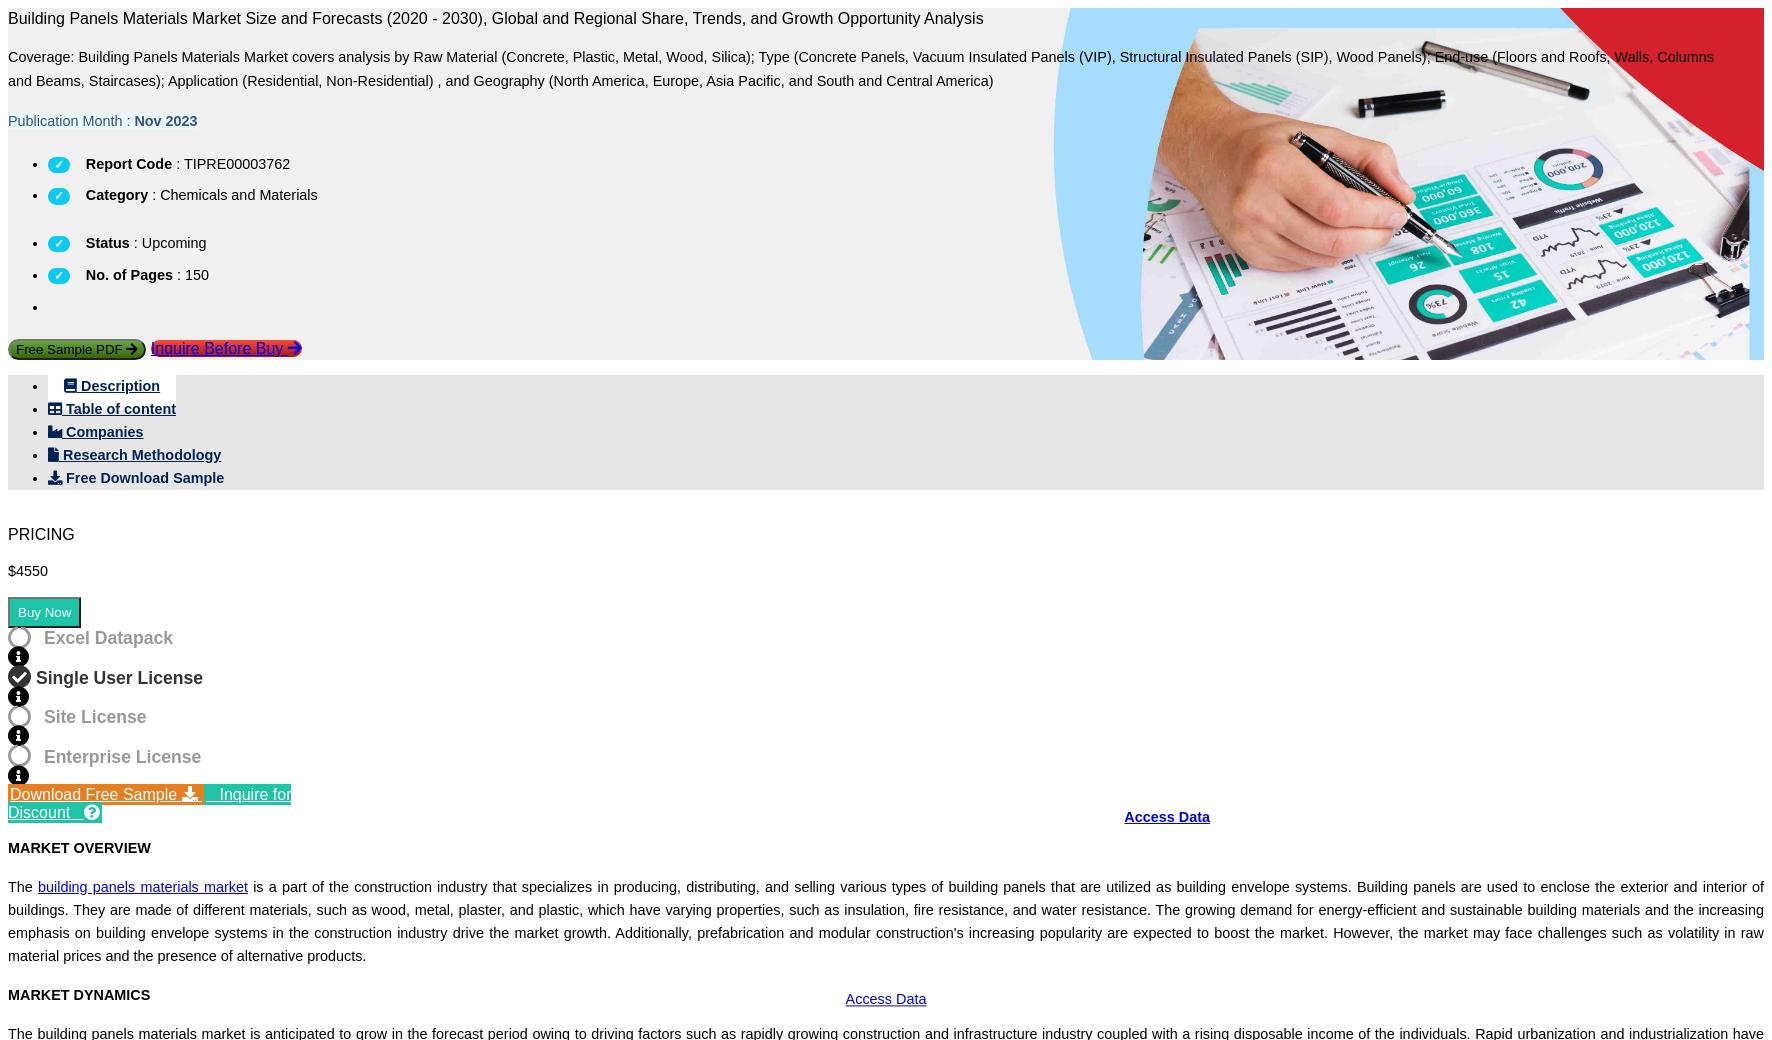 This screenshot has width=1772, height=1040. Describe the element at coordinates (427, 796) in the screenshot. I see `'Competitive Analysis and Assessment'` at that location.